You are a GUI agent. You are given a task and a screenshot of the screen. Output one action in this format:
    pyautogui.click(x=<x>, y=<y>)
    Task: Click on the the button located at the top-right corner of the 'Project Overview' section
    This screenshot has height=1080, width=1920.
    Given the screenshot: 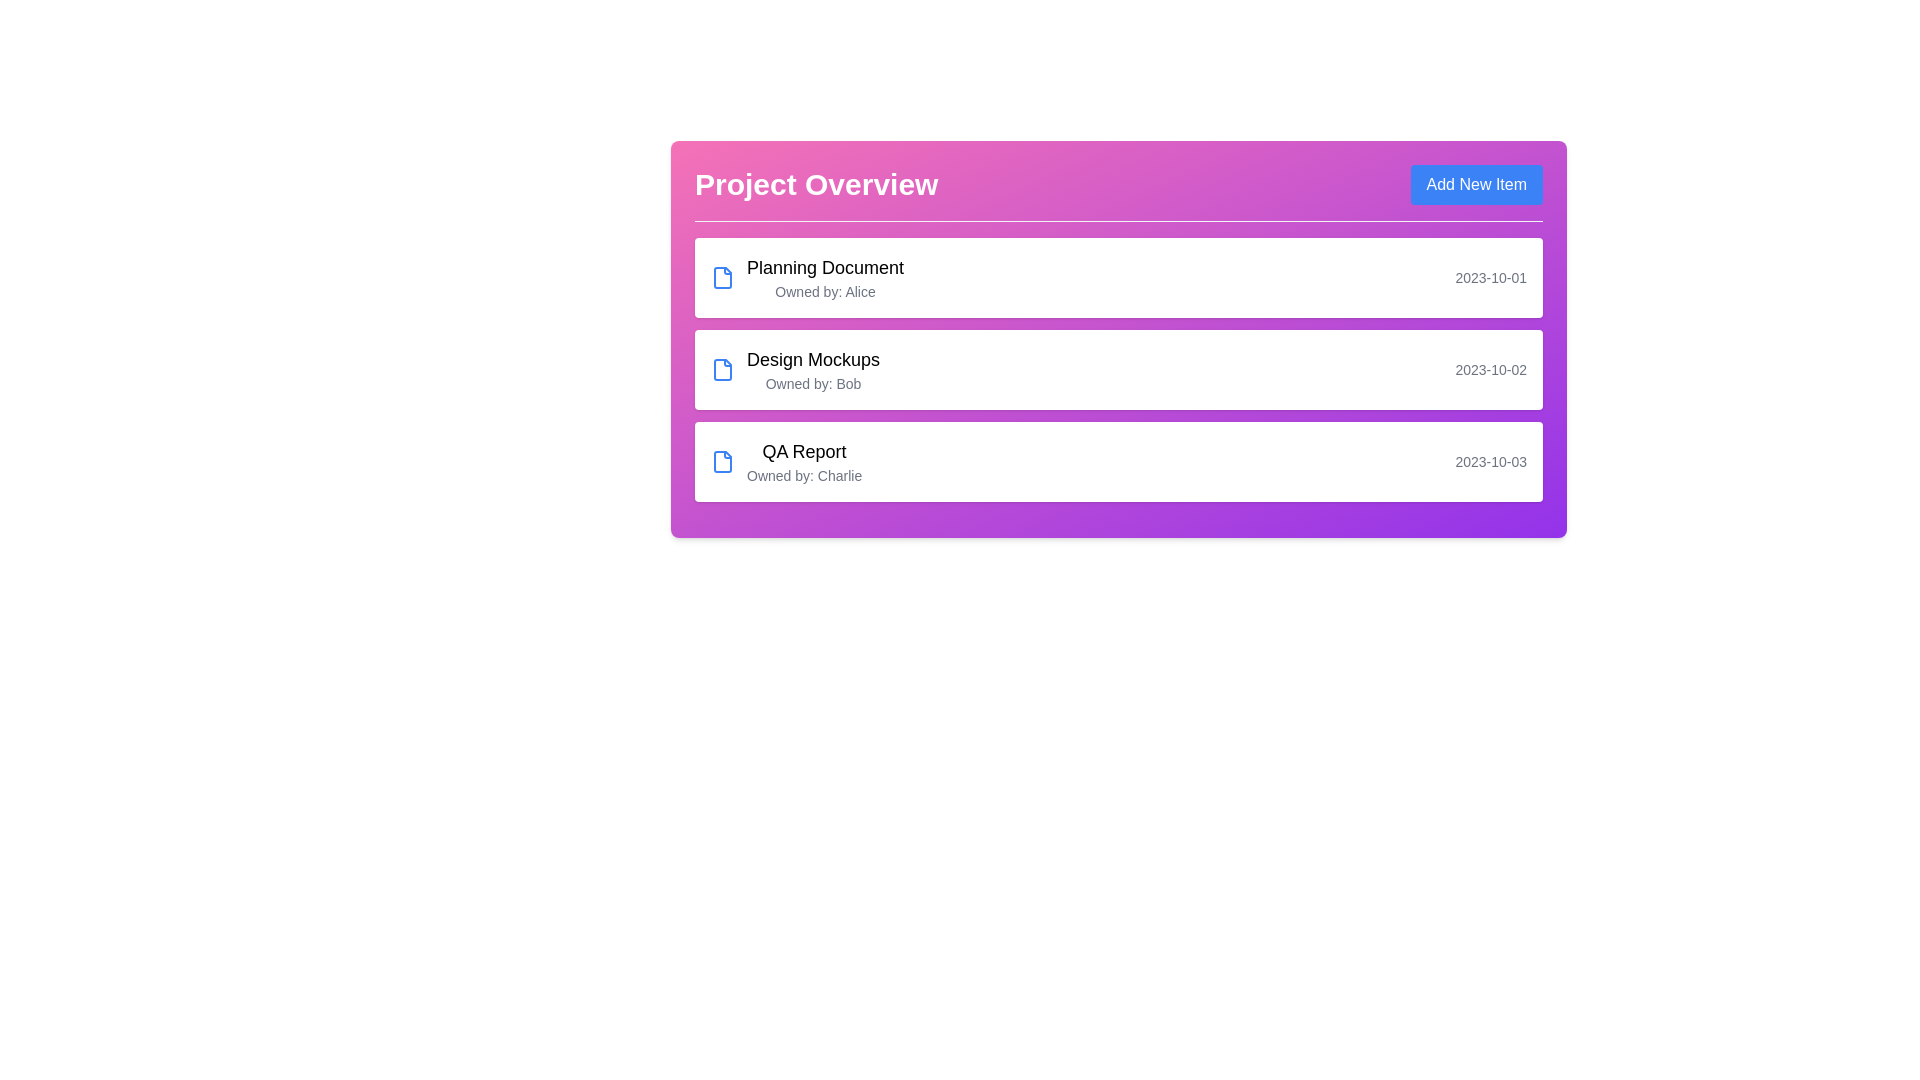 What is the action you would take?
    pyautogui.click(x=1476, y=185)
    